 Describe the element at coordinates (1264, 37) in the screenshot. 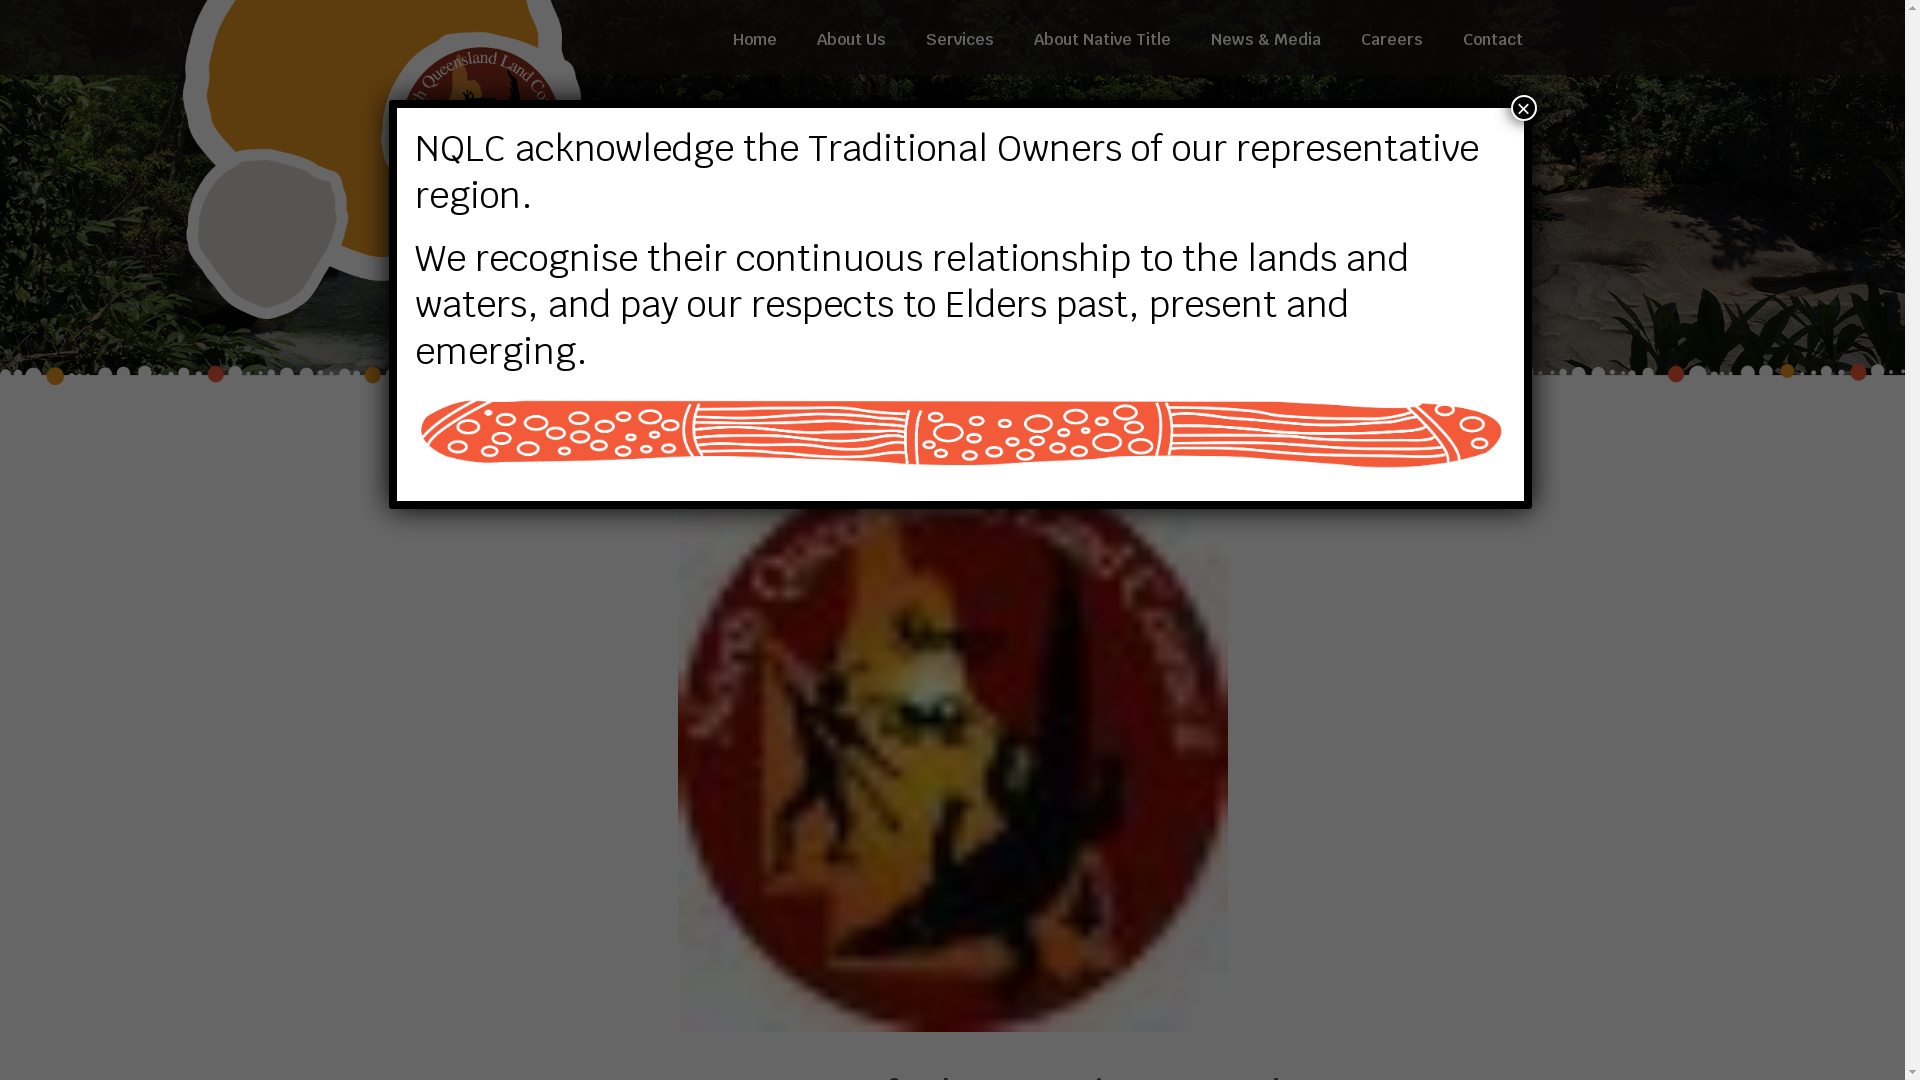

I see `'News & Media'` at that location.